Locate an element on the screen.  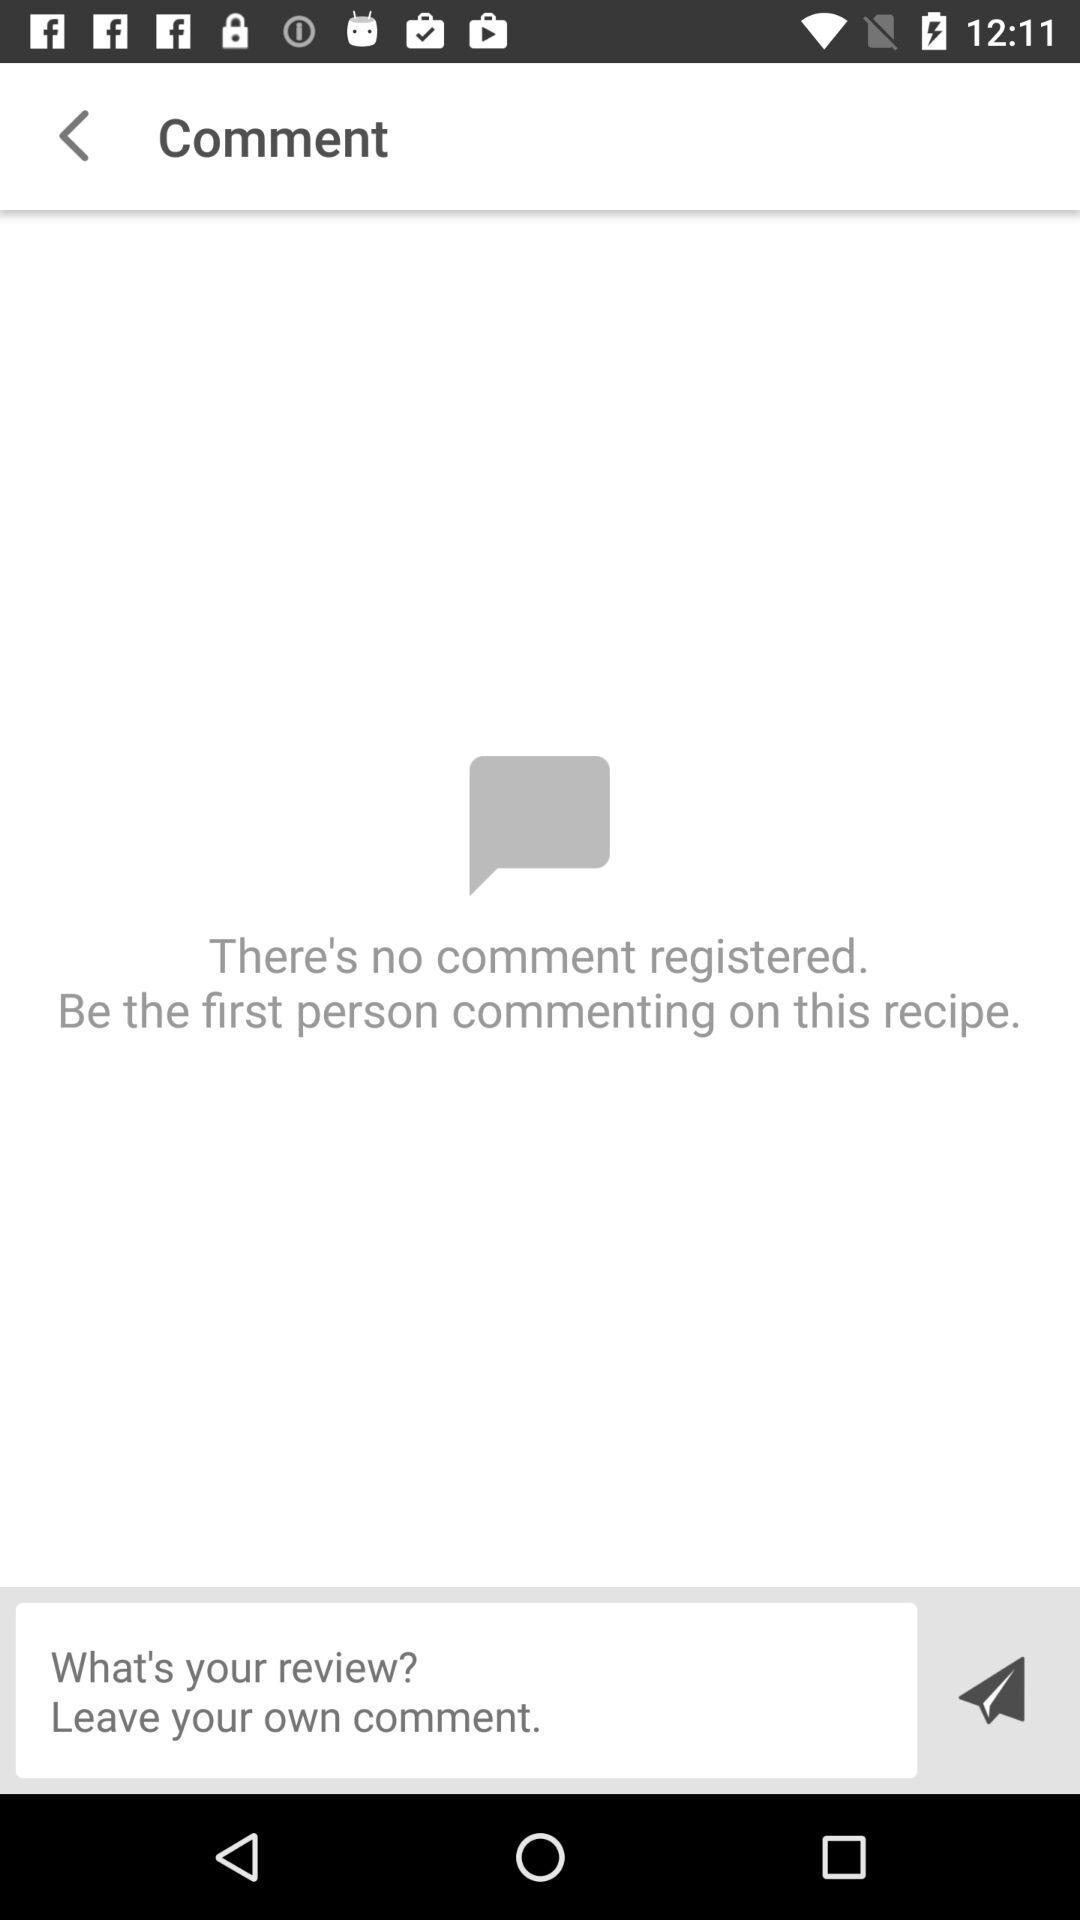
opens a text box for a review is located at coordinates (466, 1689).